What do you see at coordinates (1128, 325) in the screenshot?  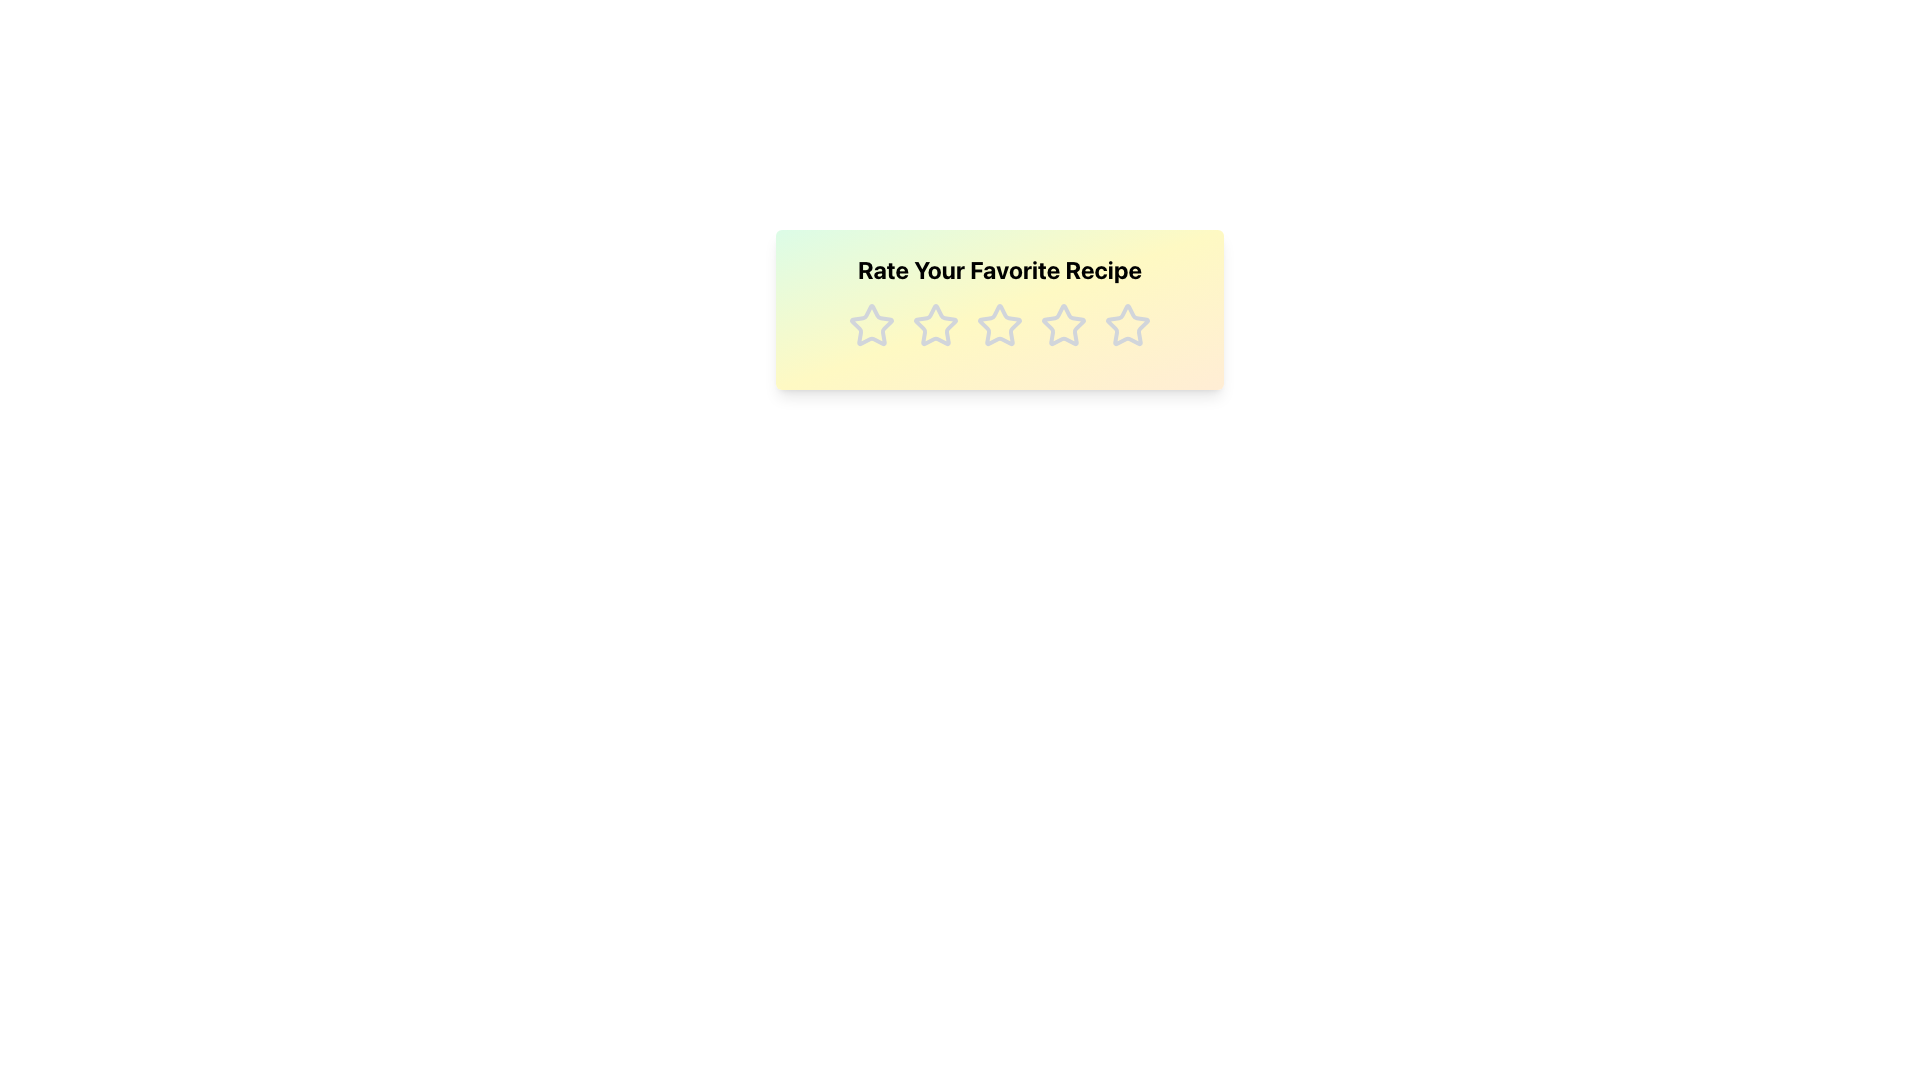 I see `the fifth star-shaped icon in the rating row` at bounding box center [1128, 325].